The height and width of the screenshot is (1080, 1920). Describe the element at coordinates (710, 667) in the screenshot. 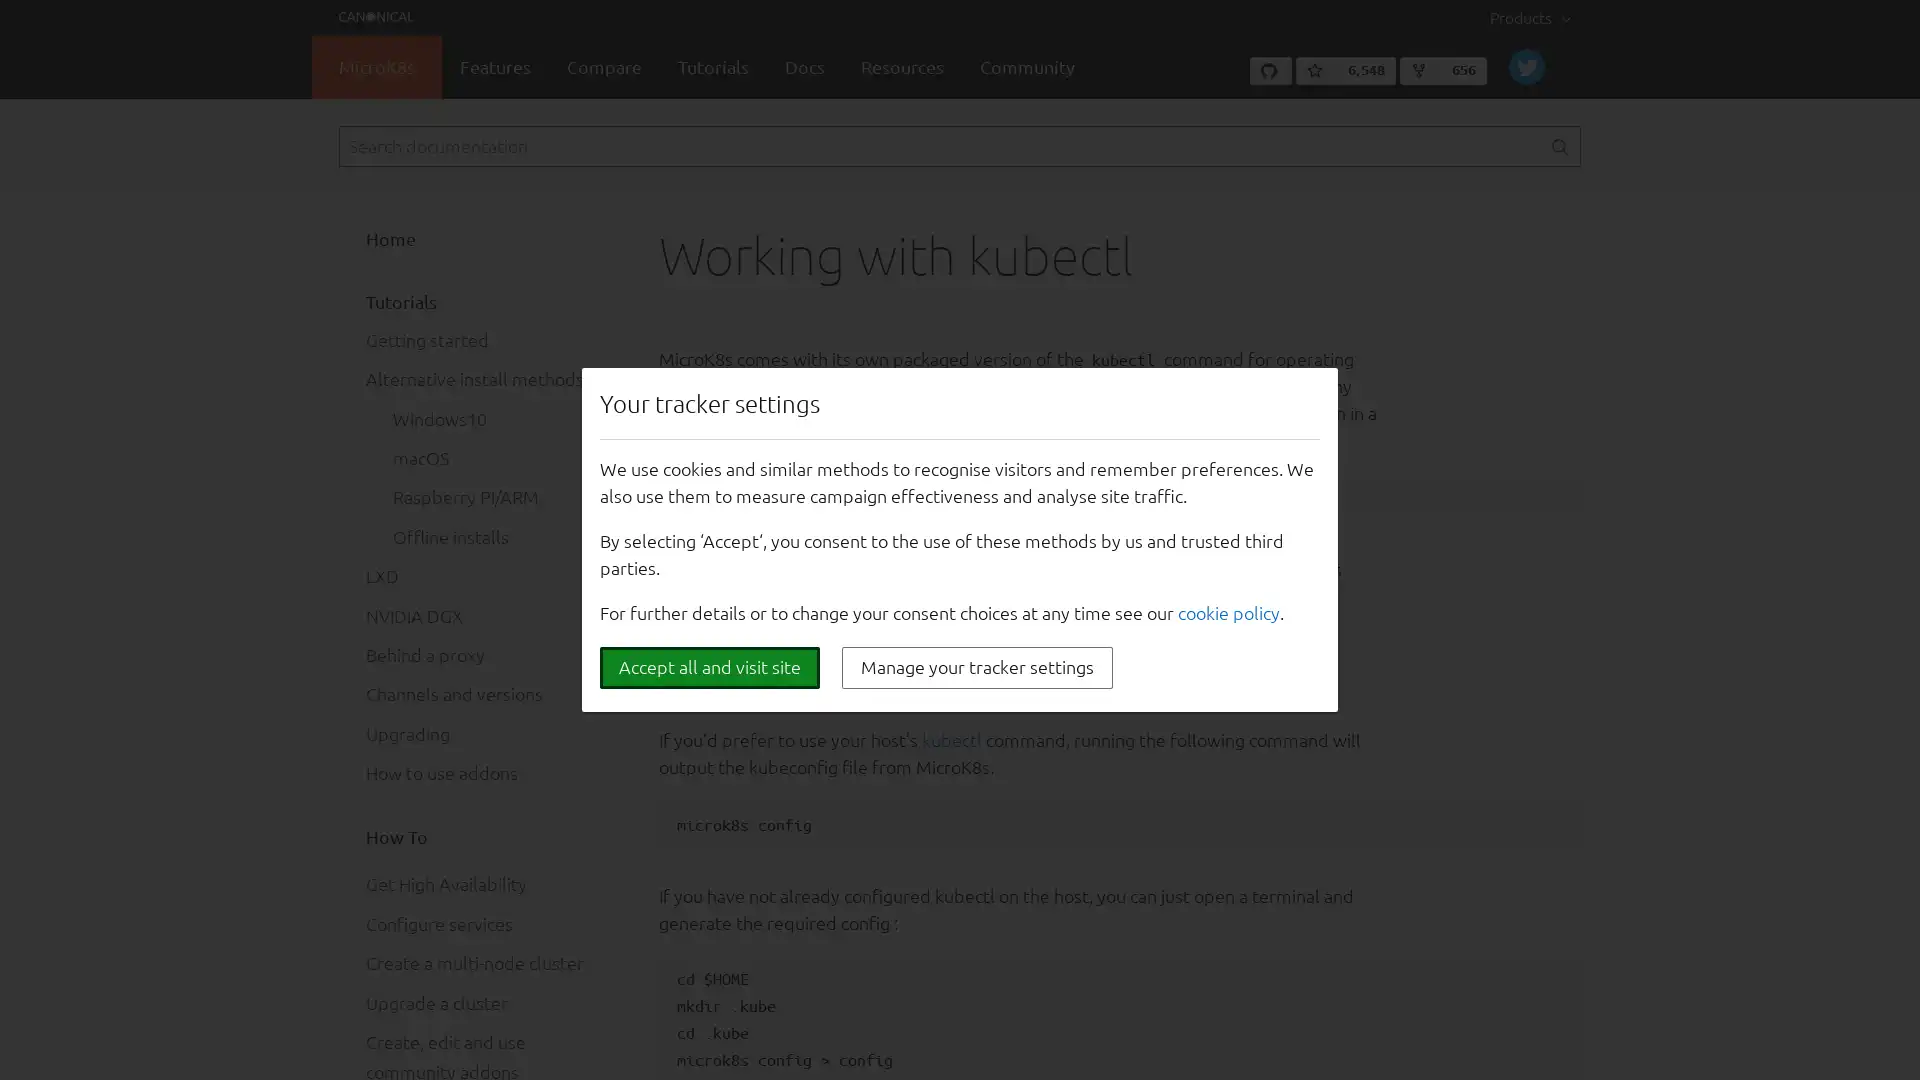

I see `Accept all and visit site` at that location.